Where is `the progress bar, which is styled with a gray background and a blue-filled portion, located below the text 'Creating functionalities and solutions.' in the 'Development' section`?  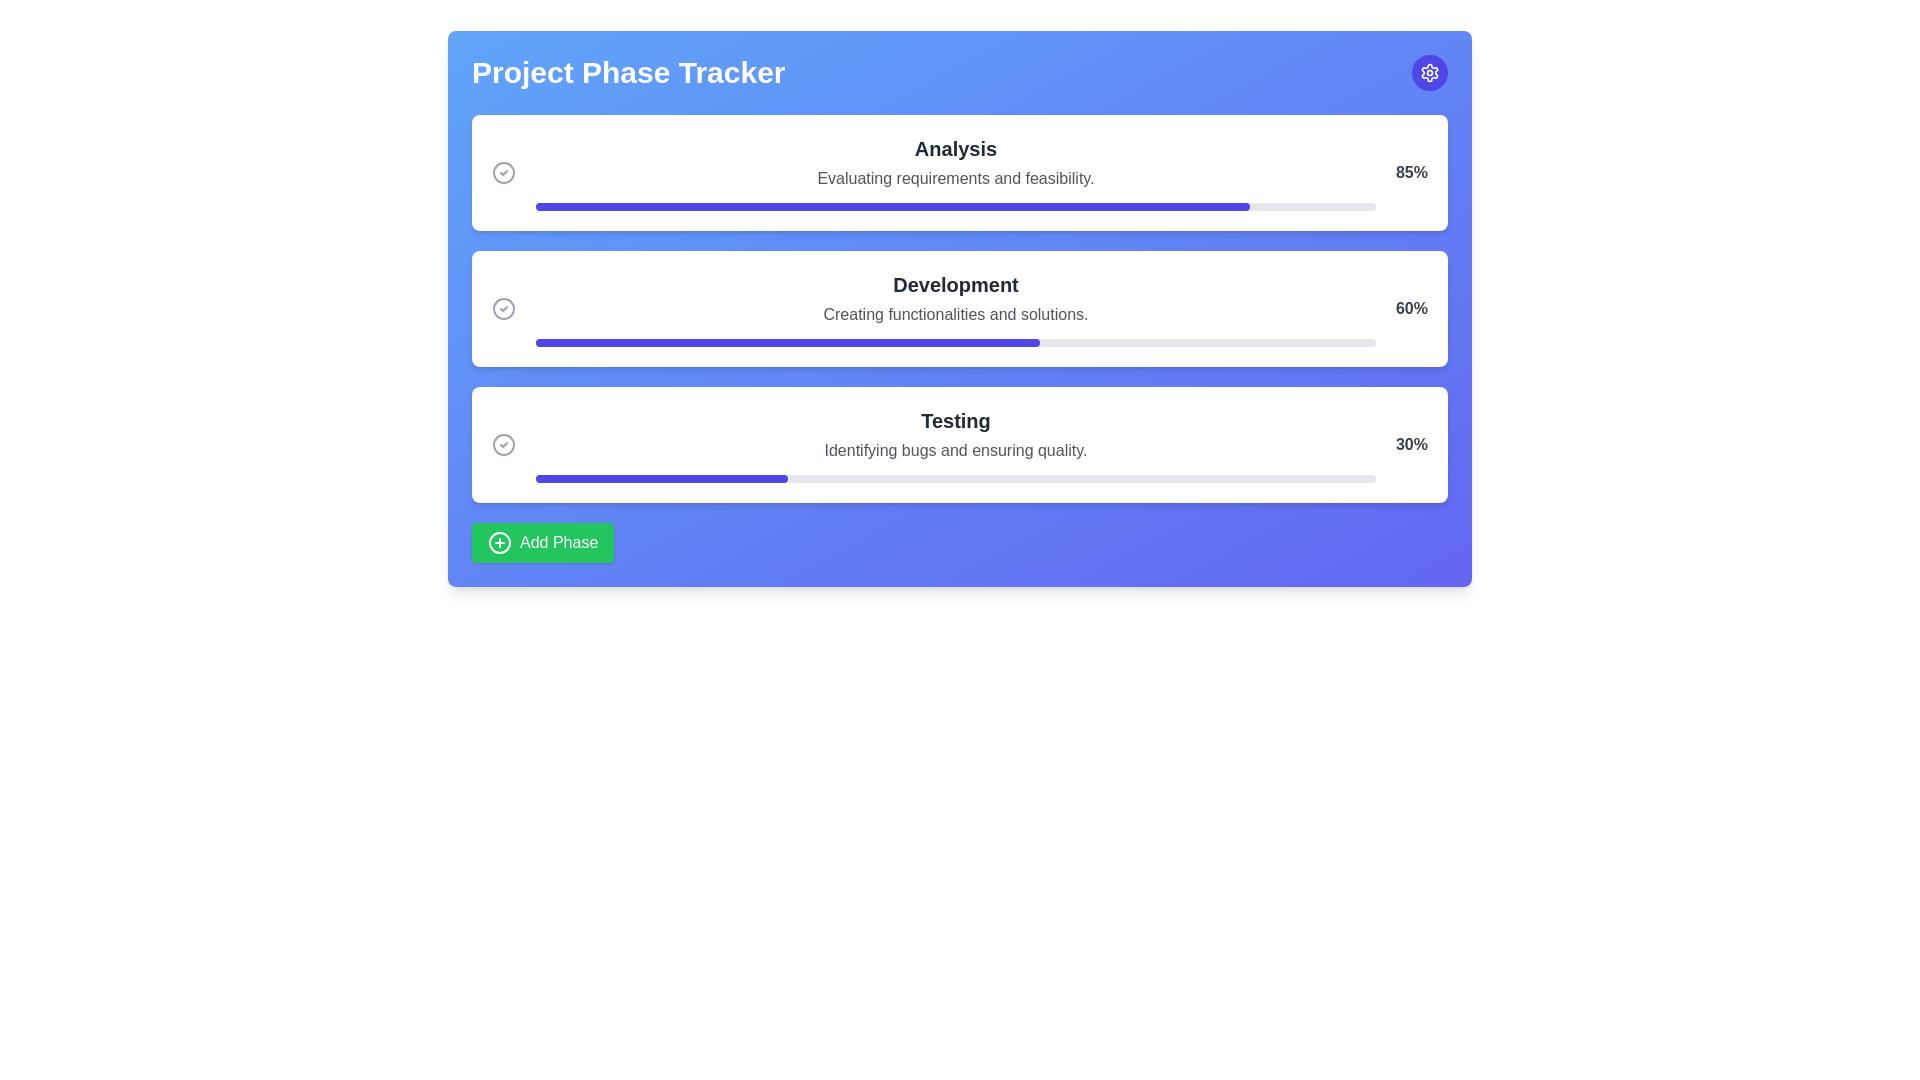
the progress bar, which is styled with a gray background and a blue-filled portion, located below the text 'Creating functionalities and solutions.' in the 'Development' section is located at coordinates (954, 342).